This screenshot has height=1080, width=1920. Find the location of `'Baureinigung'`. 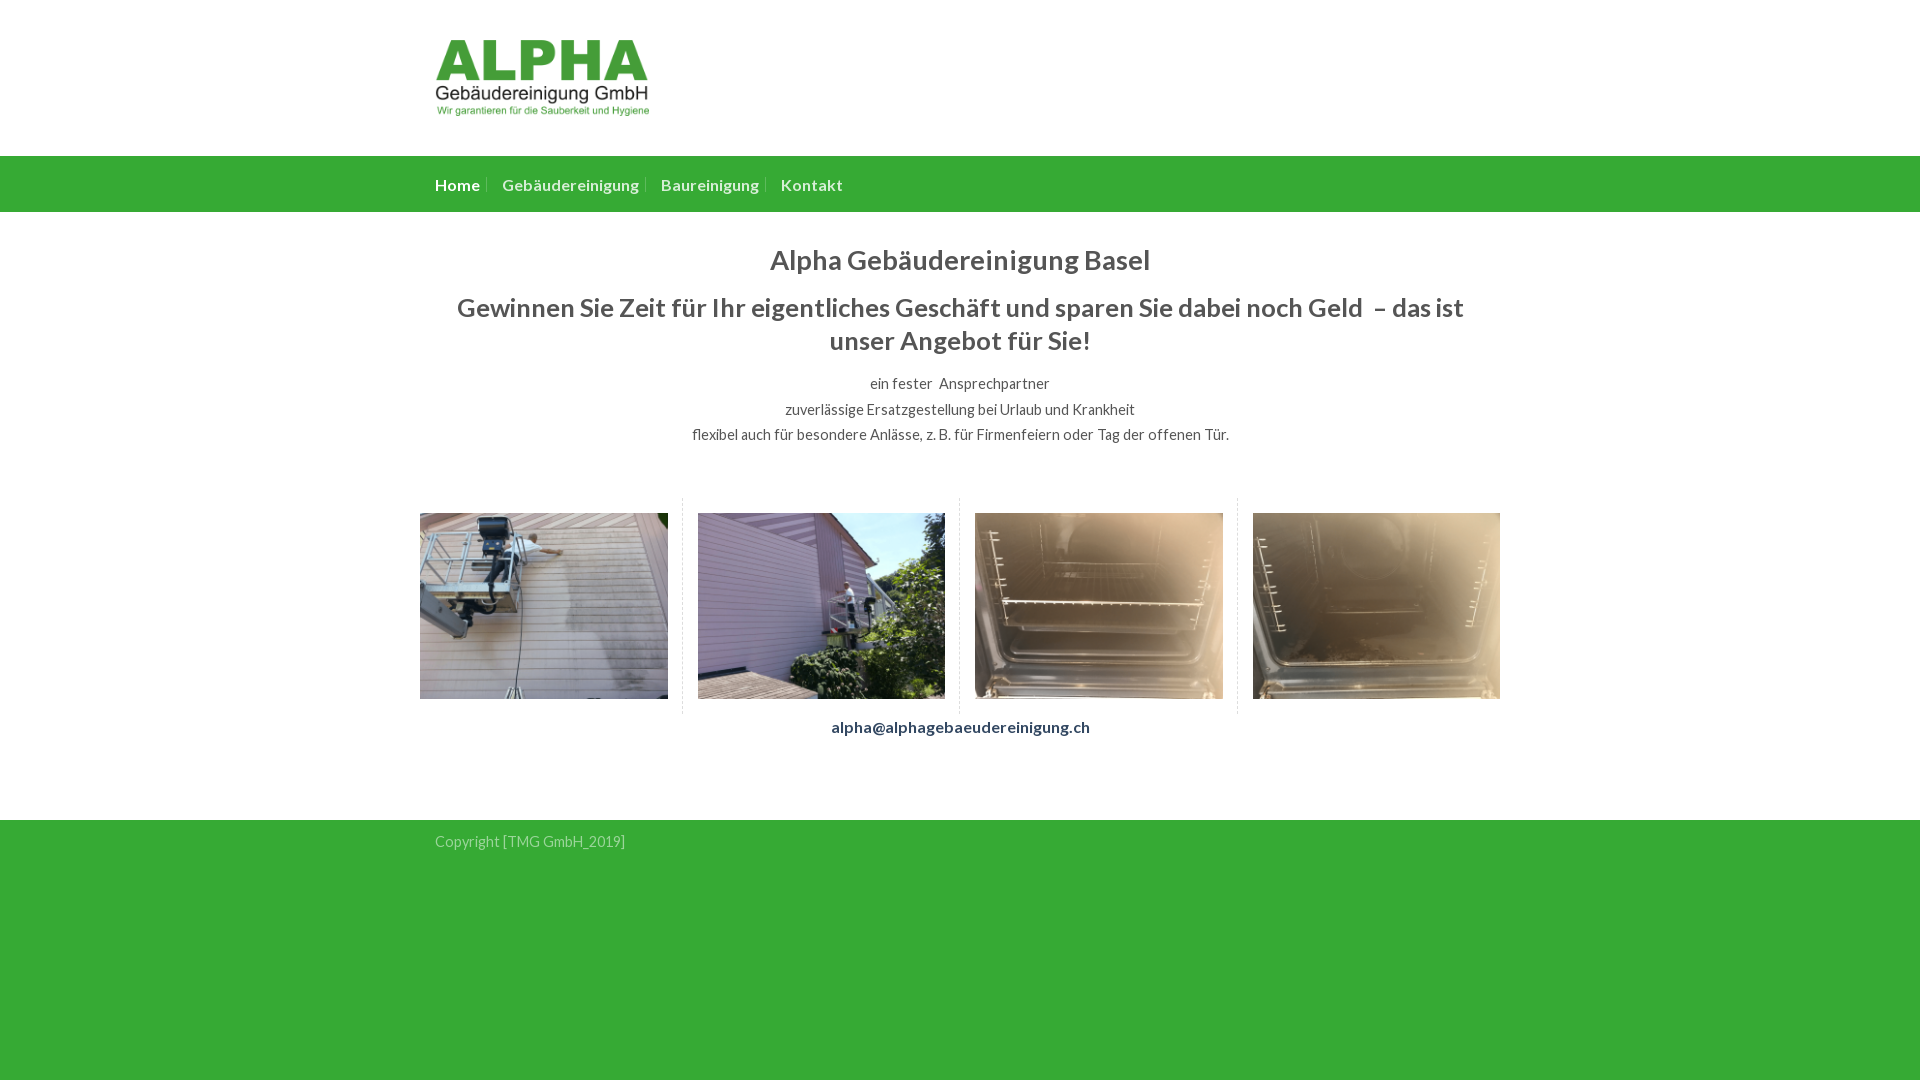

'Baureinigung' is located at coordinates (710, 183).